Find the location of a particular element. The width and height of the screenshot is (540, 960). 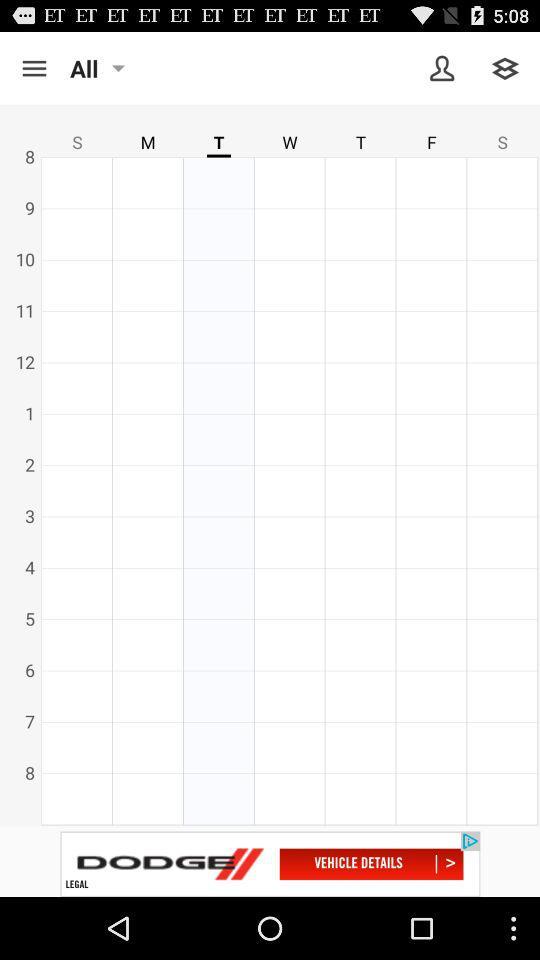

the avatar icon is located at coordinates (442, 73).